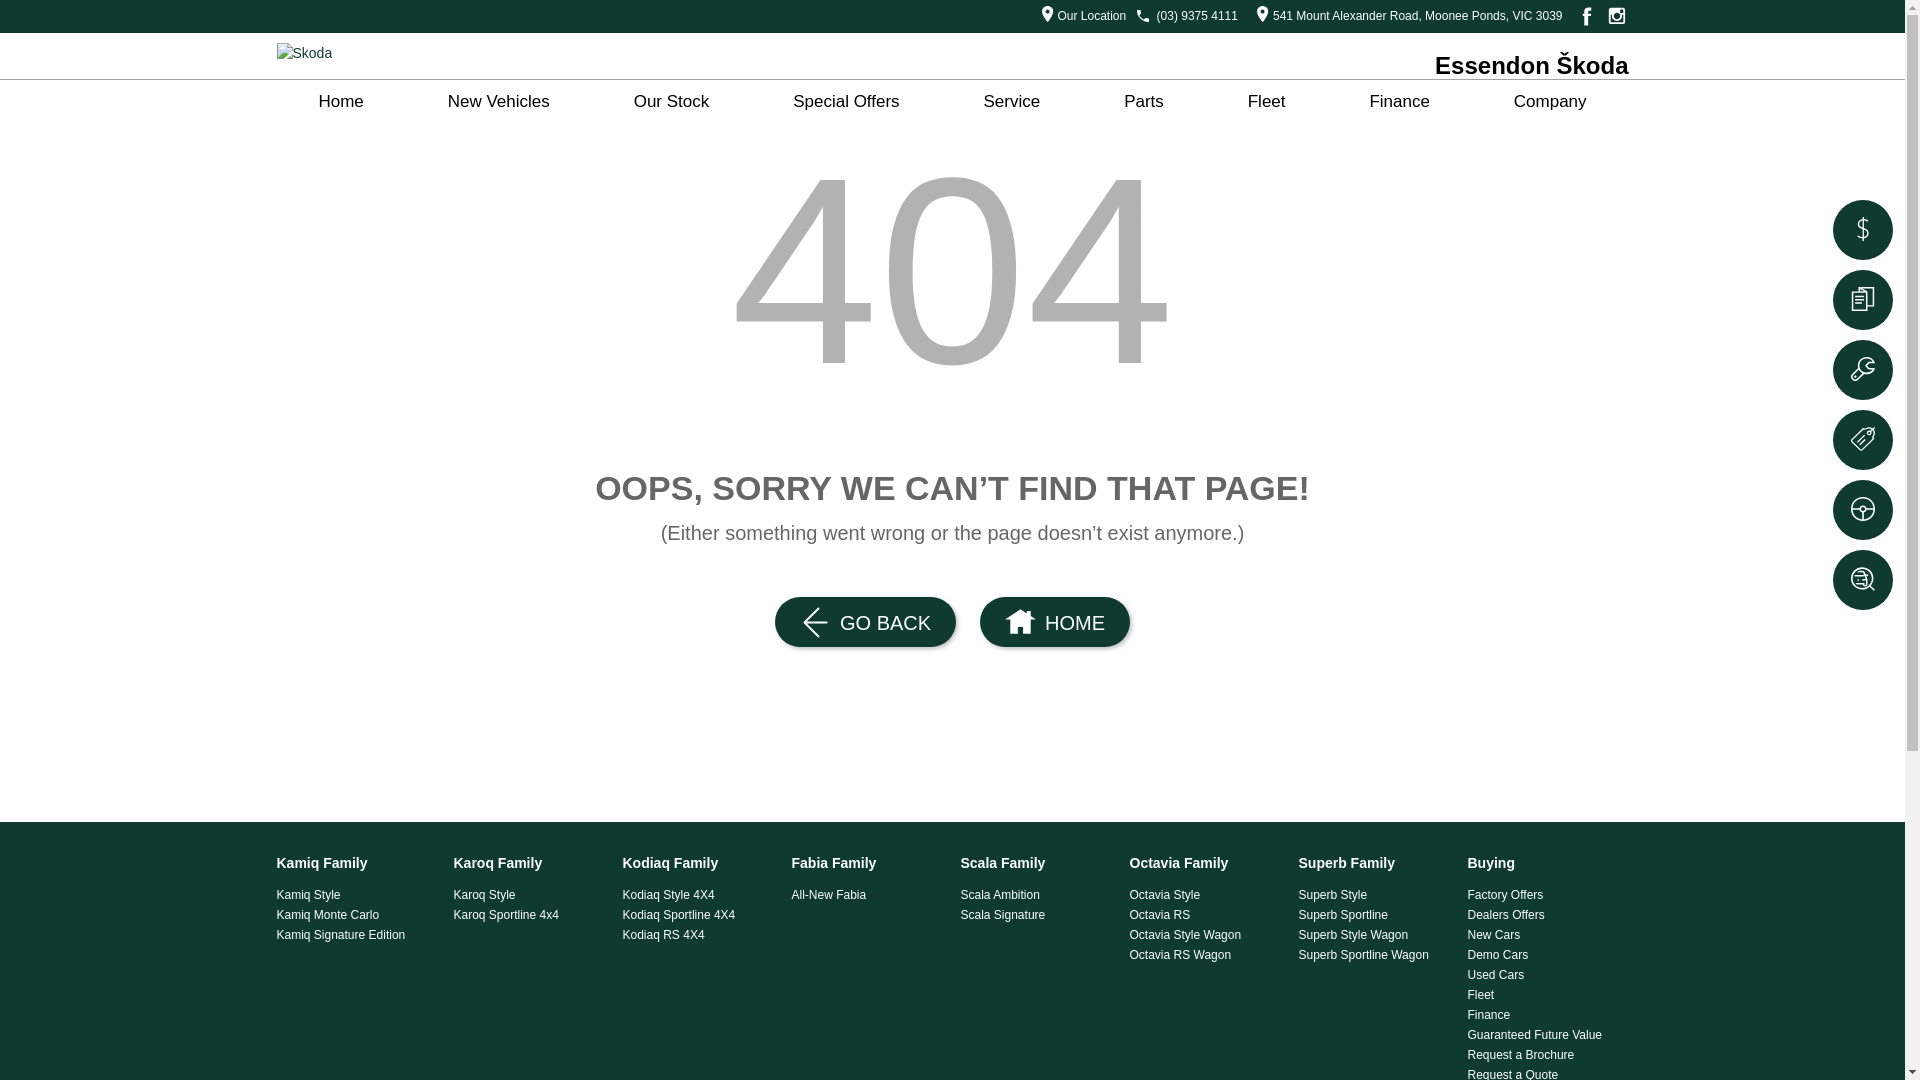 This screenshot has width=1920, height=1080. Describe the element at coordinates (352, 934) in the screenshot. I see `'Kamiq Signature Edition'` at that location.